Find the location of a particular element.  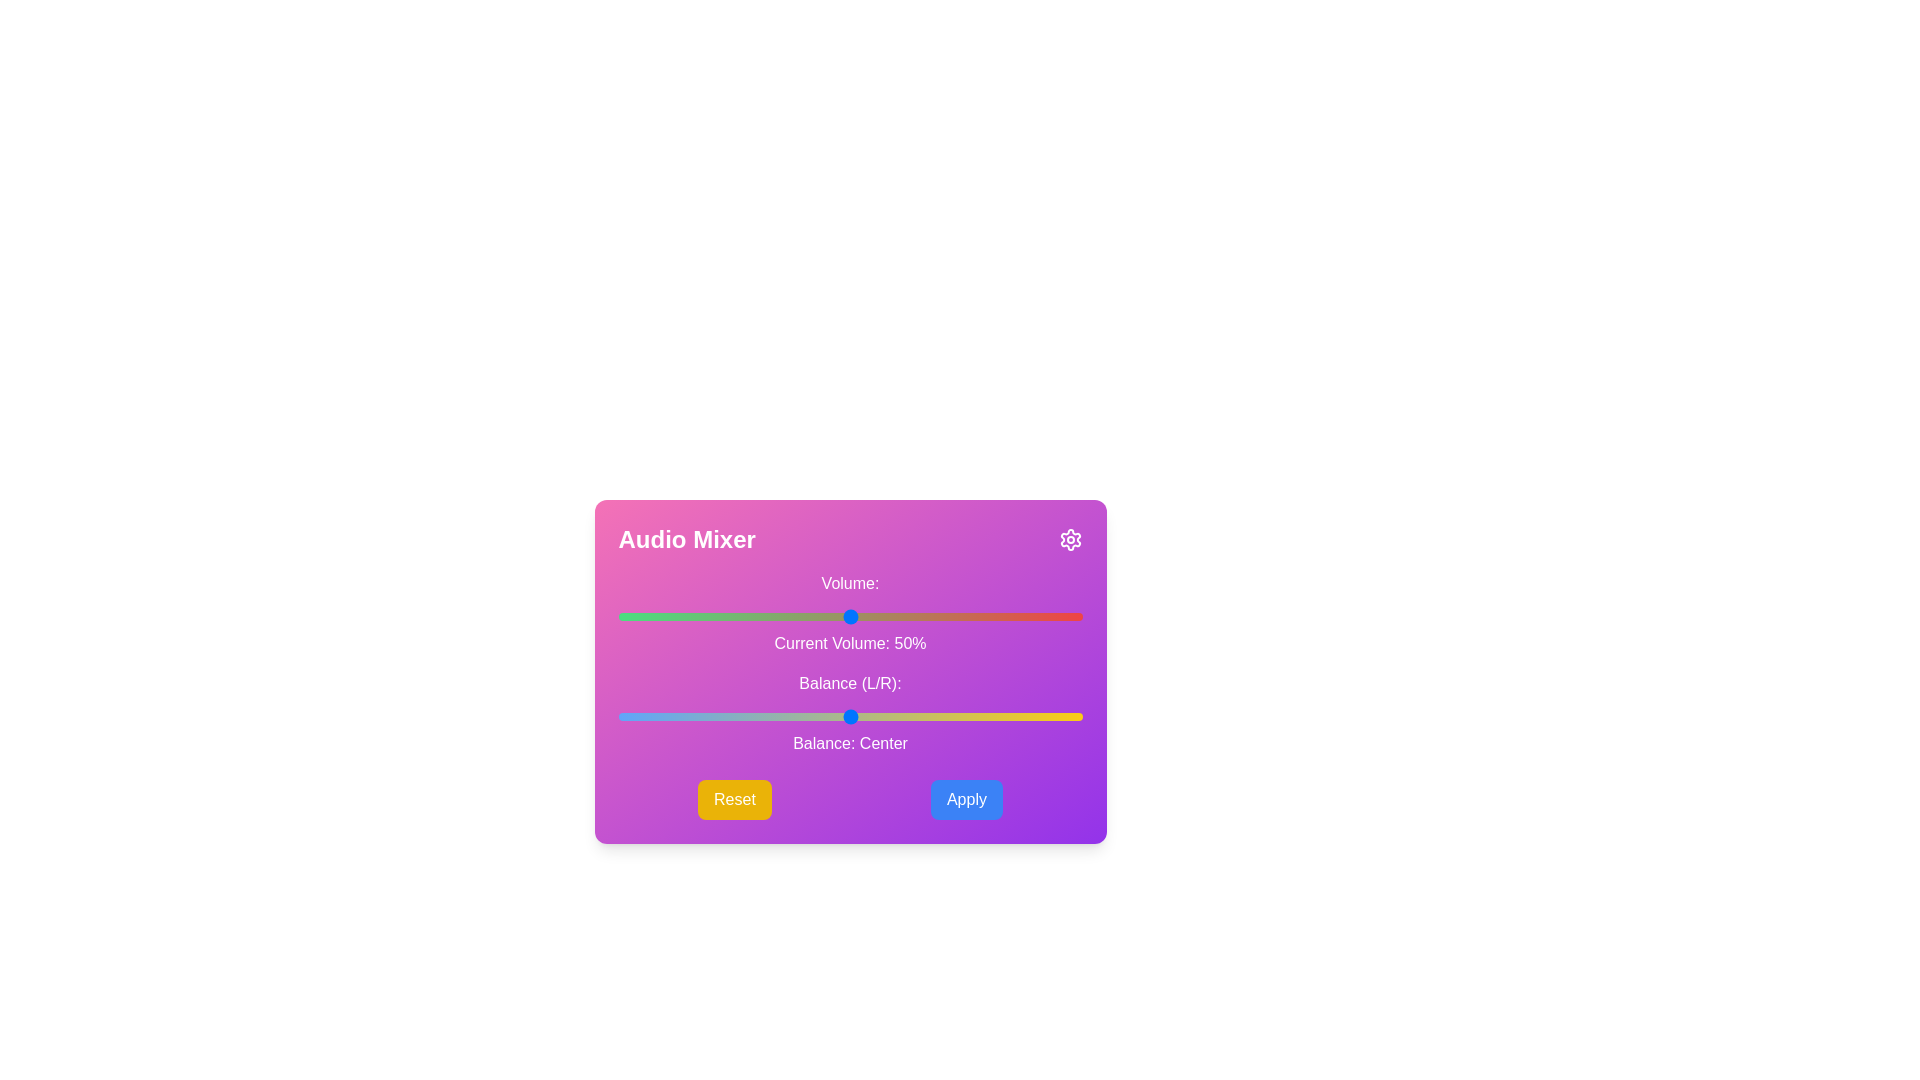

the 'Reset' button to reset the settings is located at coordinates (733, 798).